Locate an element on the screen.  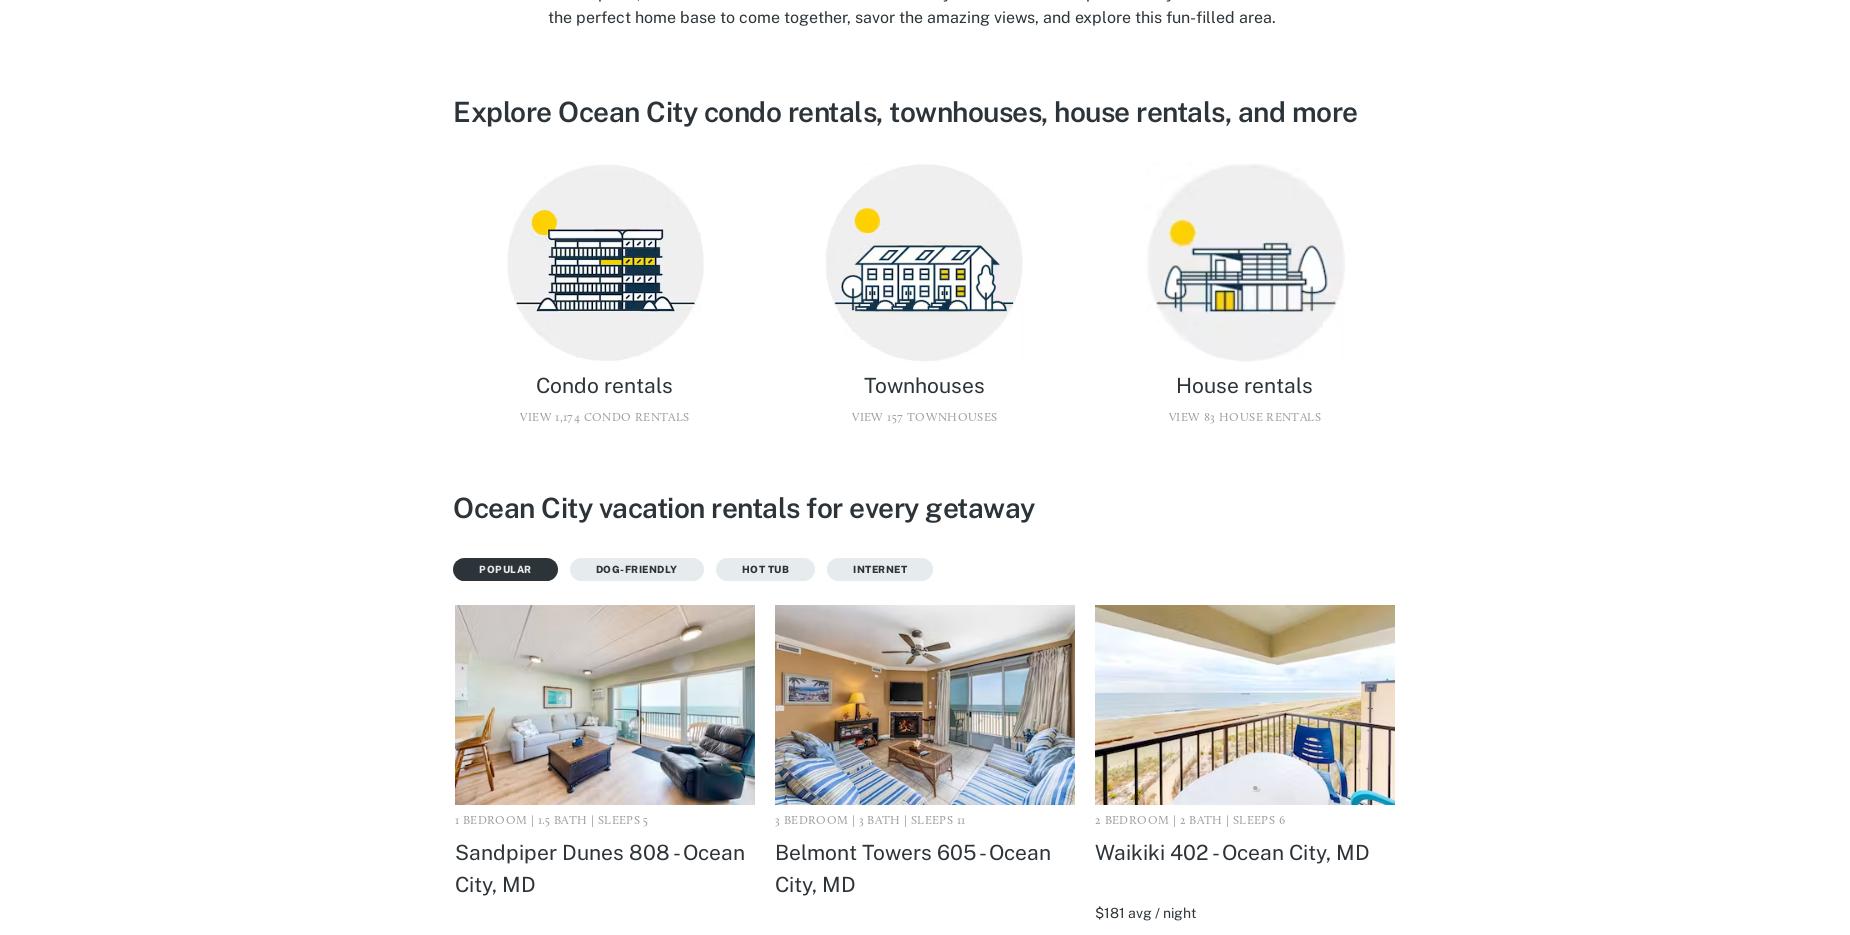
'Belmont Towers 605 - Ocean City, MD' is located at coordinates (912, 866).